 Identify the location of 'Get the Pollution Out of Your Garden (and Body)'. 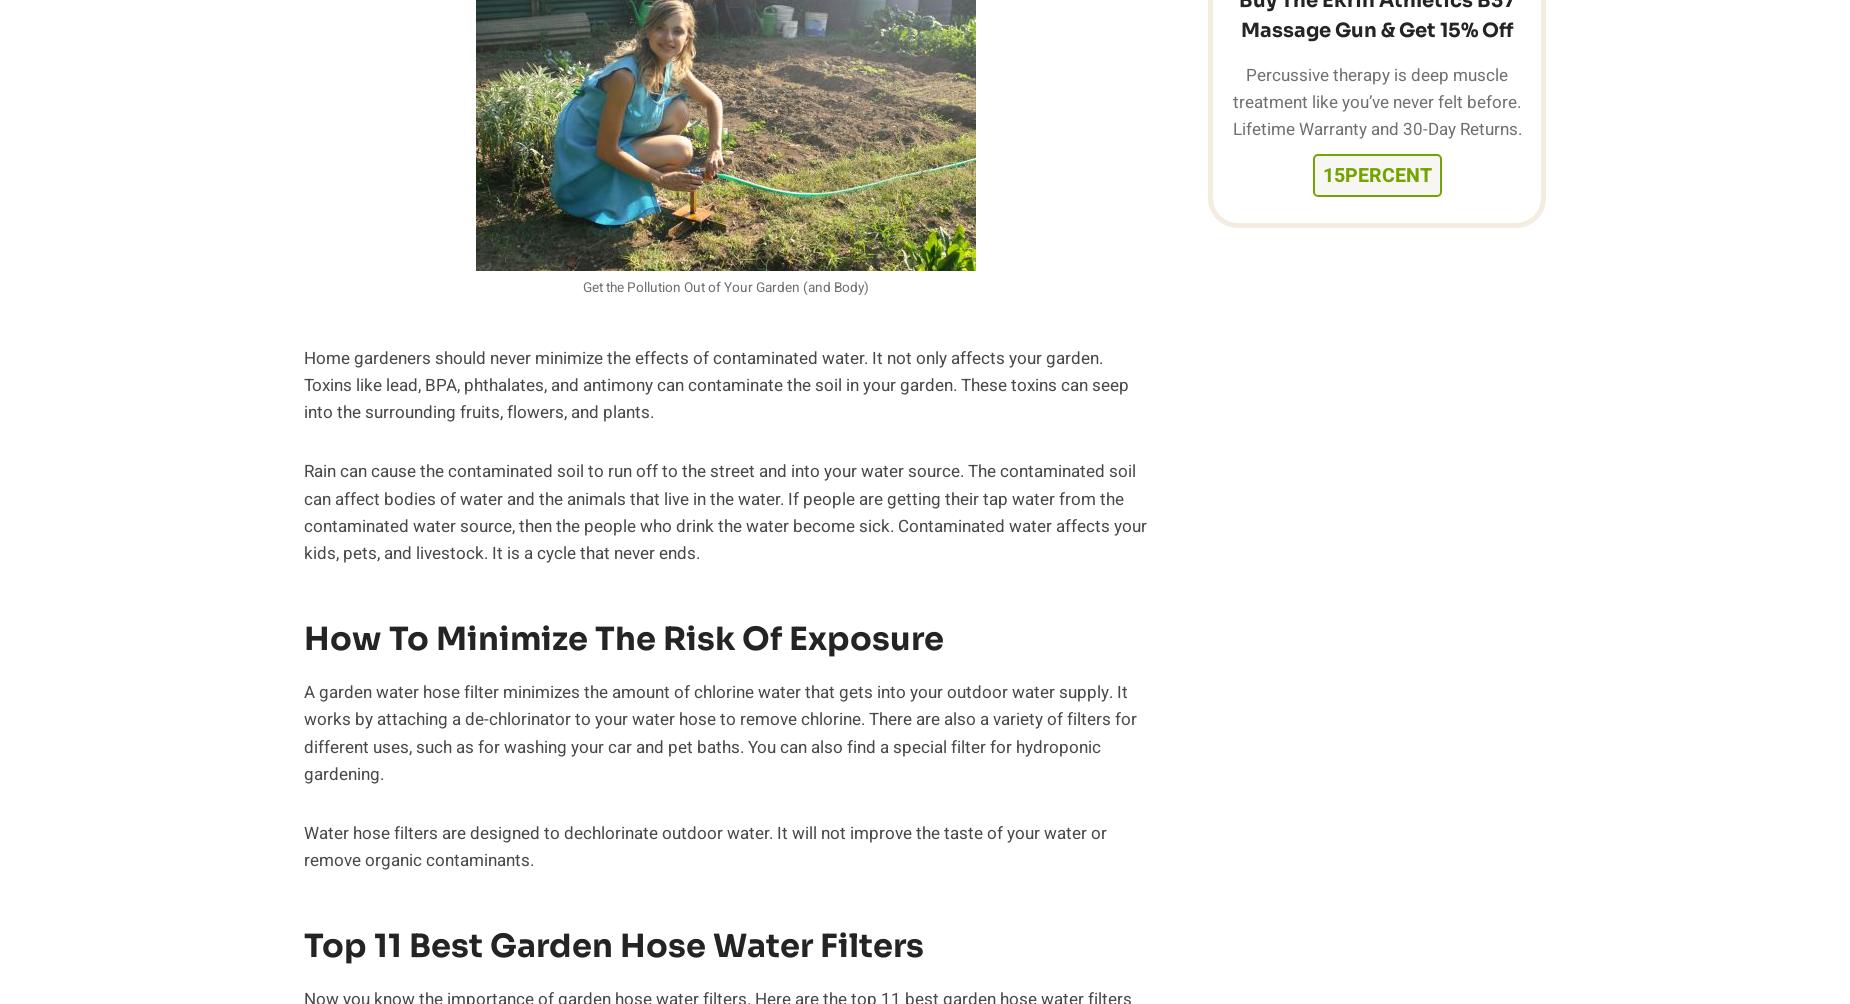
(725, 287).